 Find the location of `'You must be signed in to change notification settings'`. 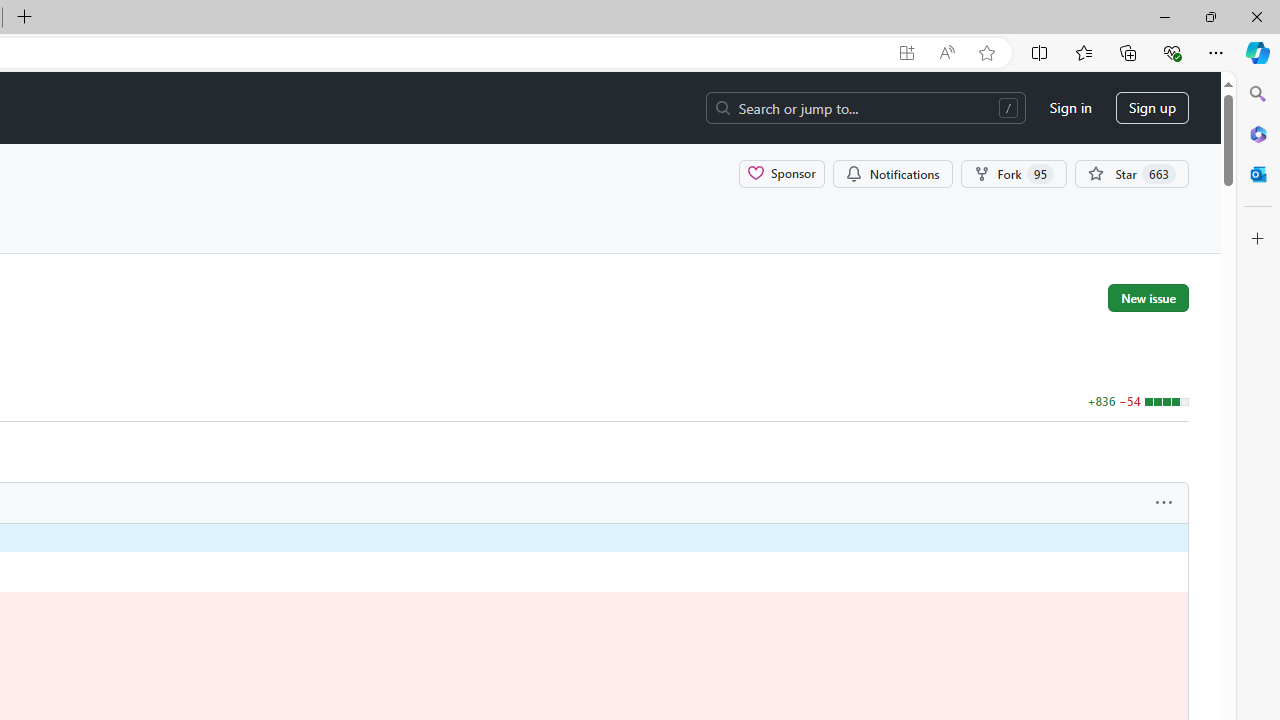

'You must be signed in to change notification settings' is located at coordinates (891, 172).